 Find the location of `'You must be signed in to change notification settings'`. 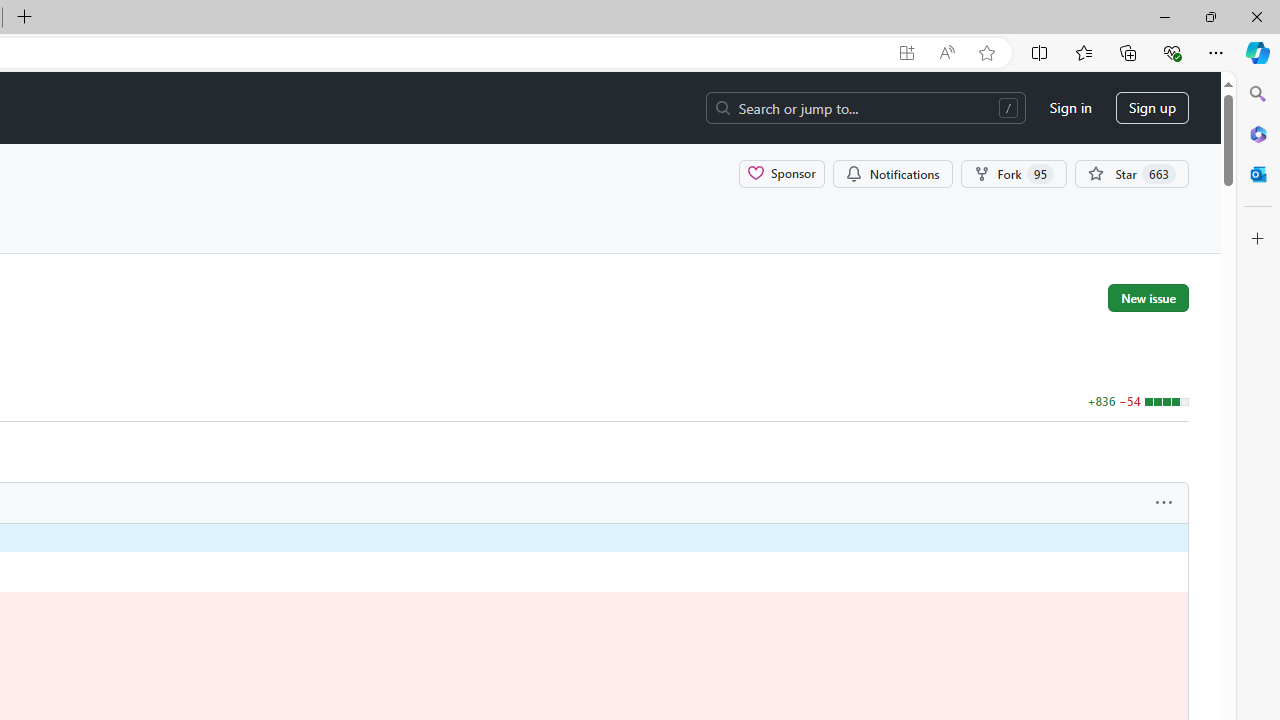

'You must be signed in to change notification settings' is located at coordinates (891, 172).